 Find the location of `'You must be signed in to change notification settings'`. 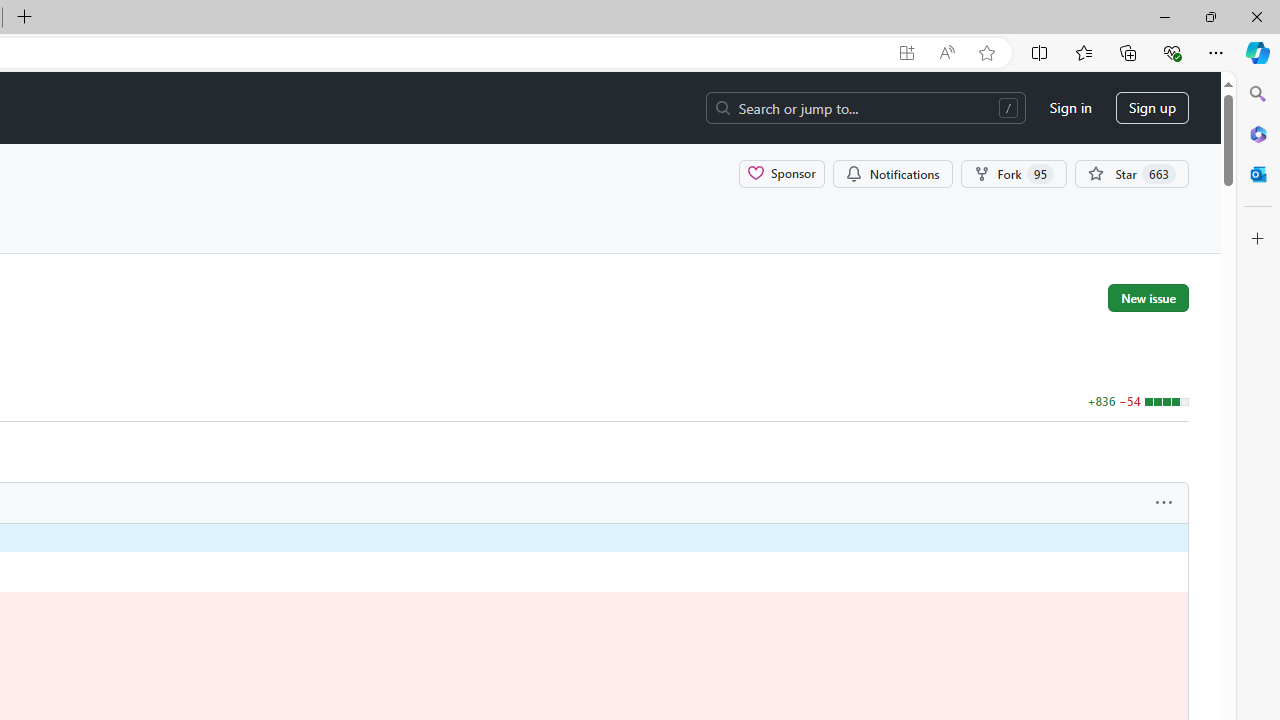

'You must be signed in to change notification settings' is located at coordinates (891, 172).